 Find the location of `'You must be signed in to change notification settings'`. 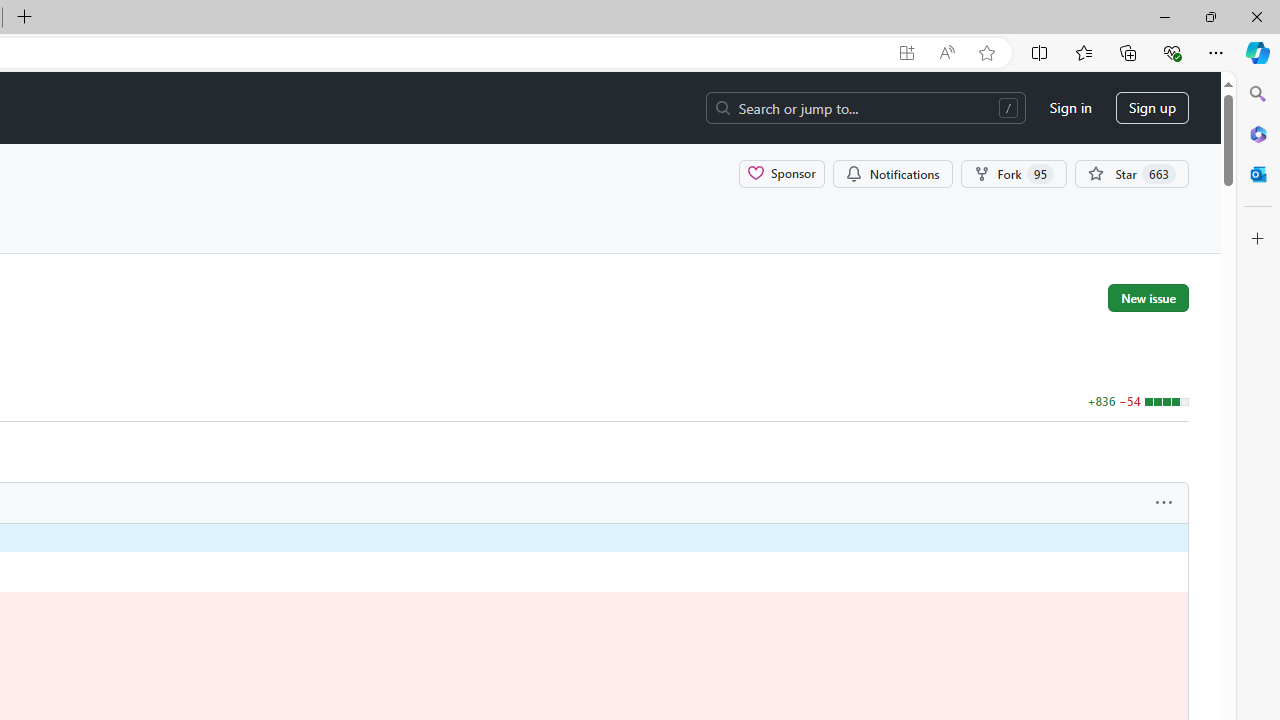

'You must be signed in to change notification settings' is located at coordinates (891, 172).